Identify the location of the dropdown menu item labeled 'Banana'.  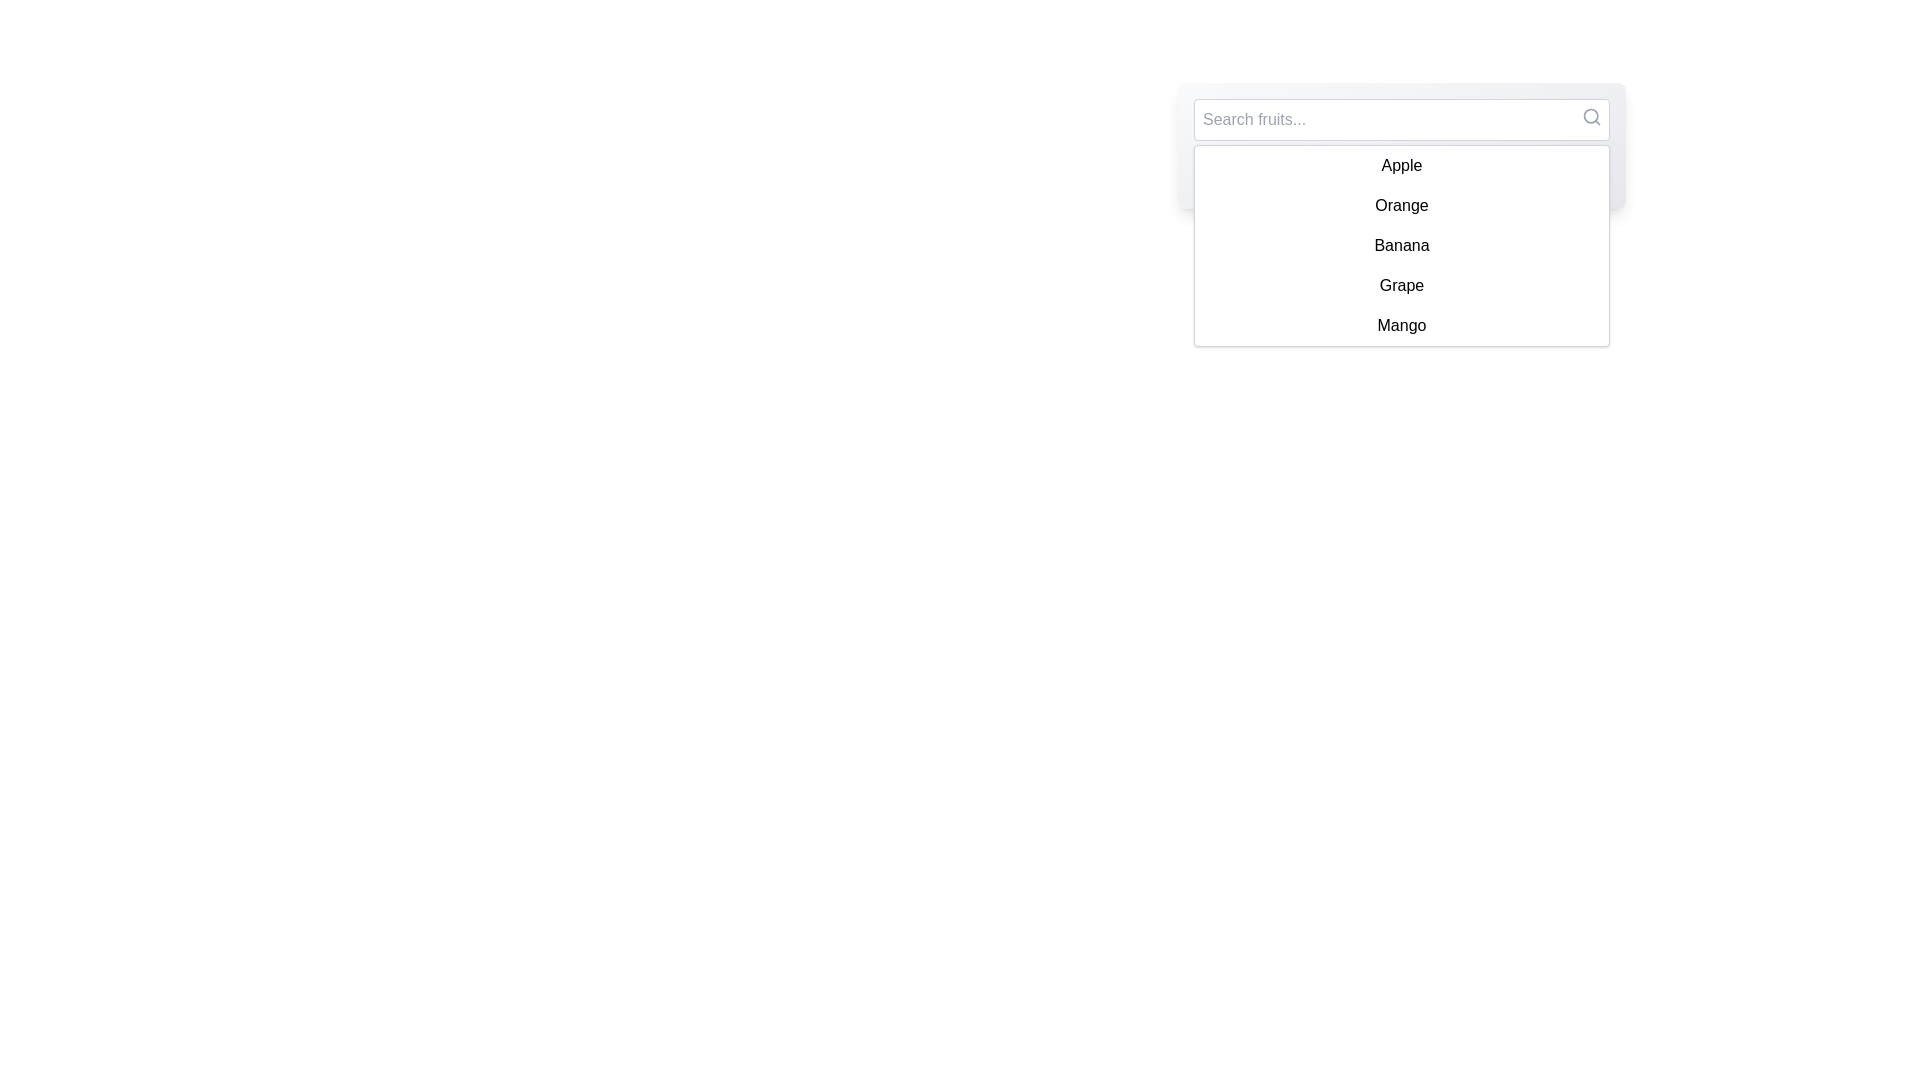
(1400, 245).